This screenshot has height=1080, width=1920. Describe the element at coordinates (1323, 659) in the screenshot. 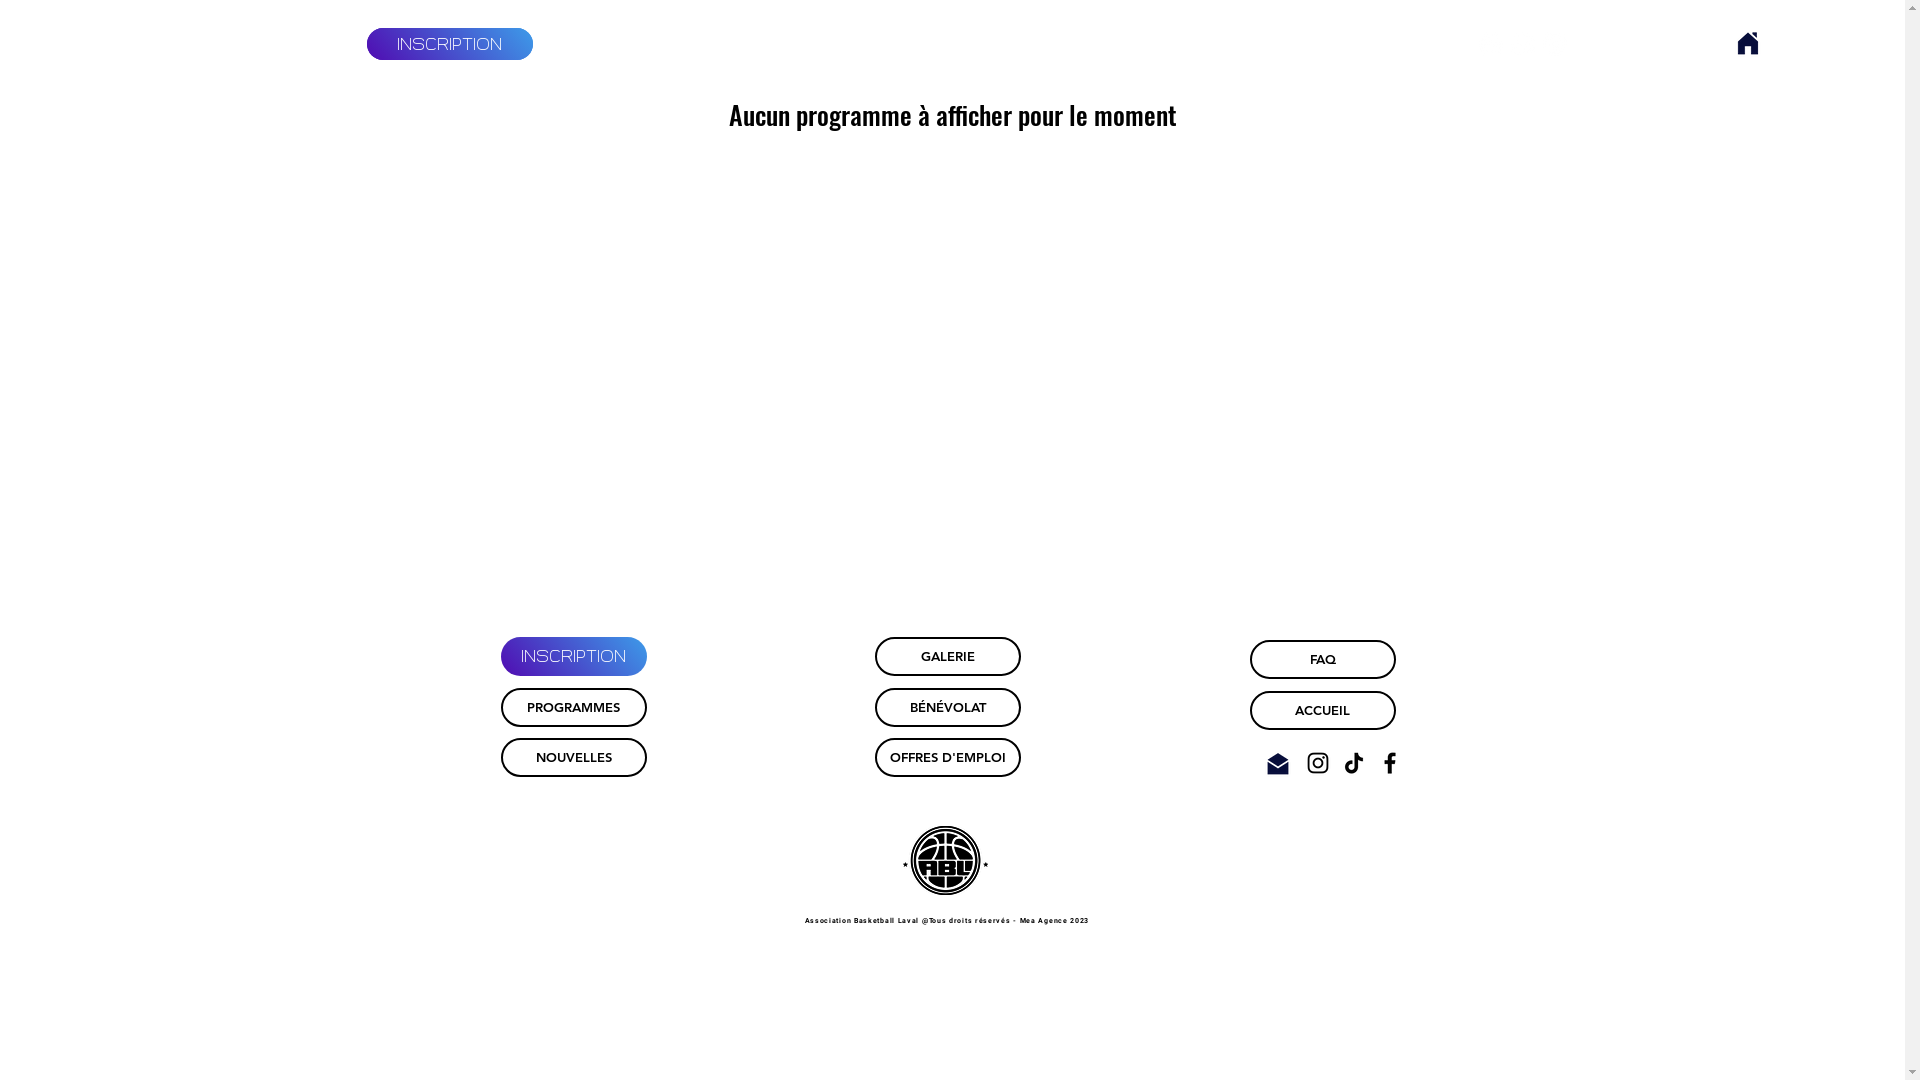

I see `'FAQ'` at that location.